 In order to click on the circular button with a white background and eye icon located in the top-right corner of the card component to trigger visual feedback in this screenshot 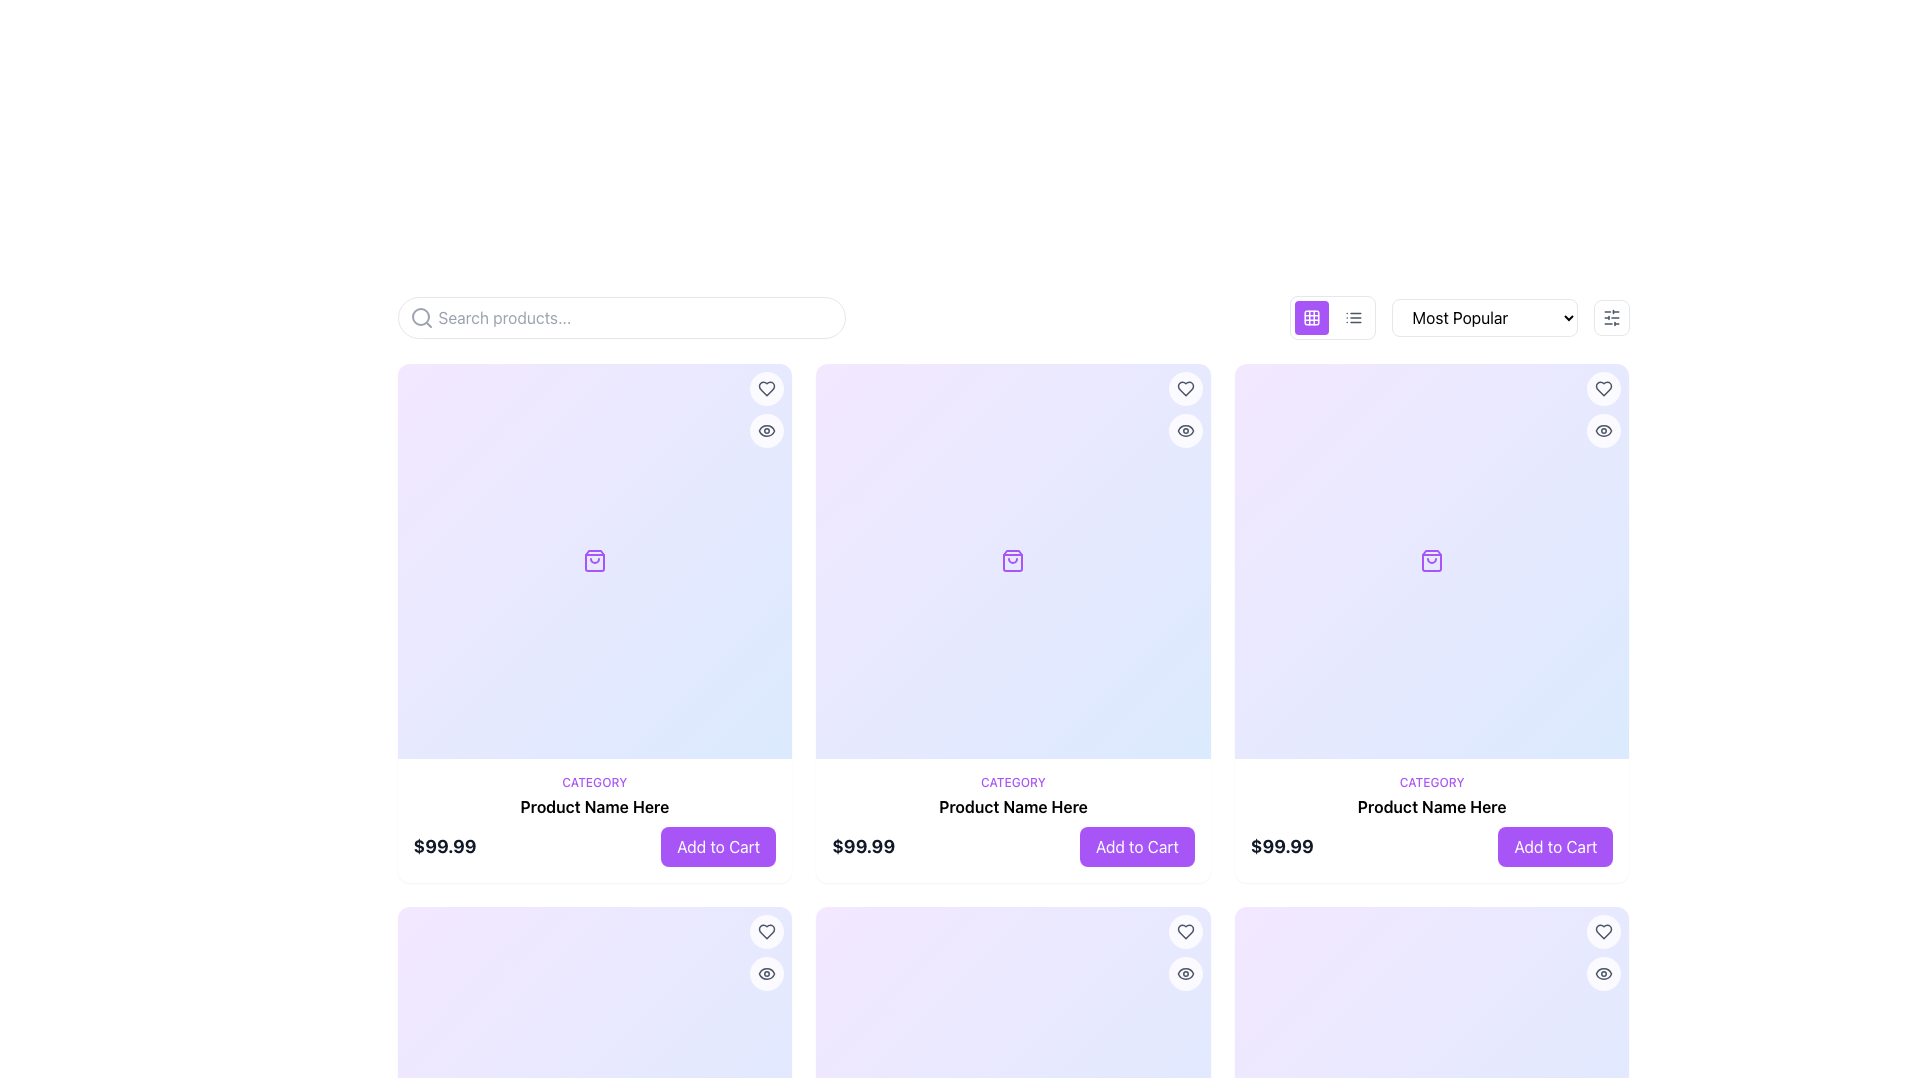, I will do `click(766, 430)`.